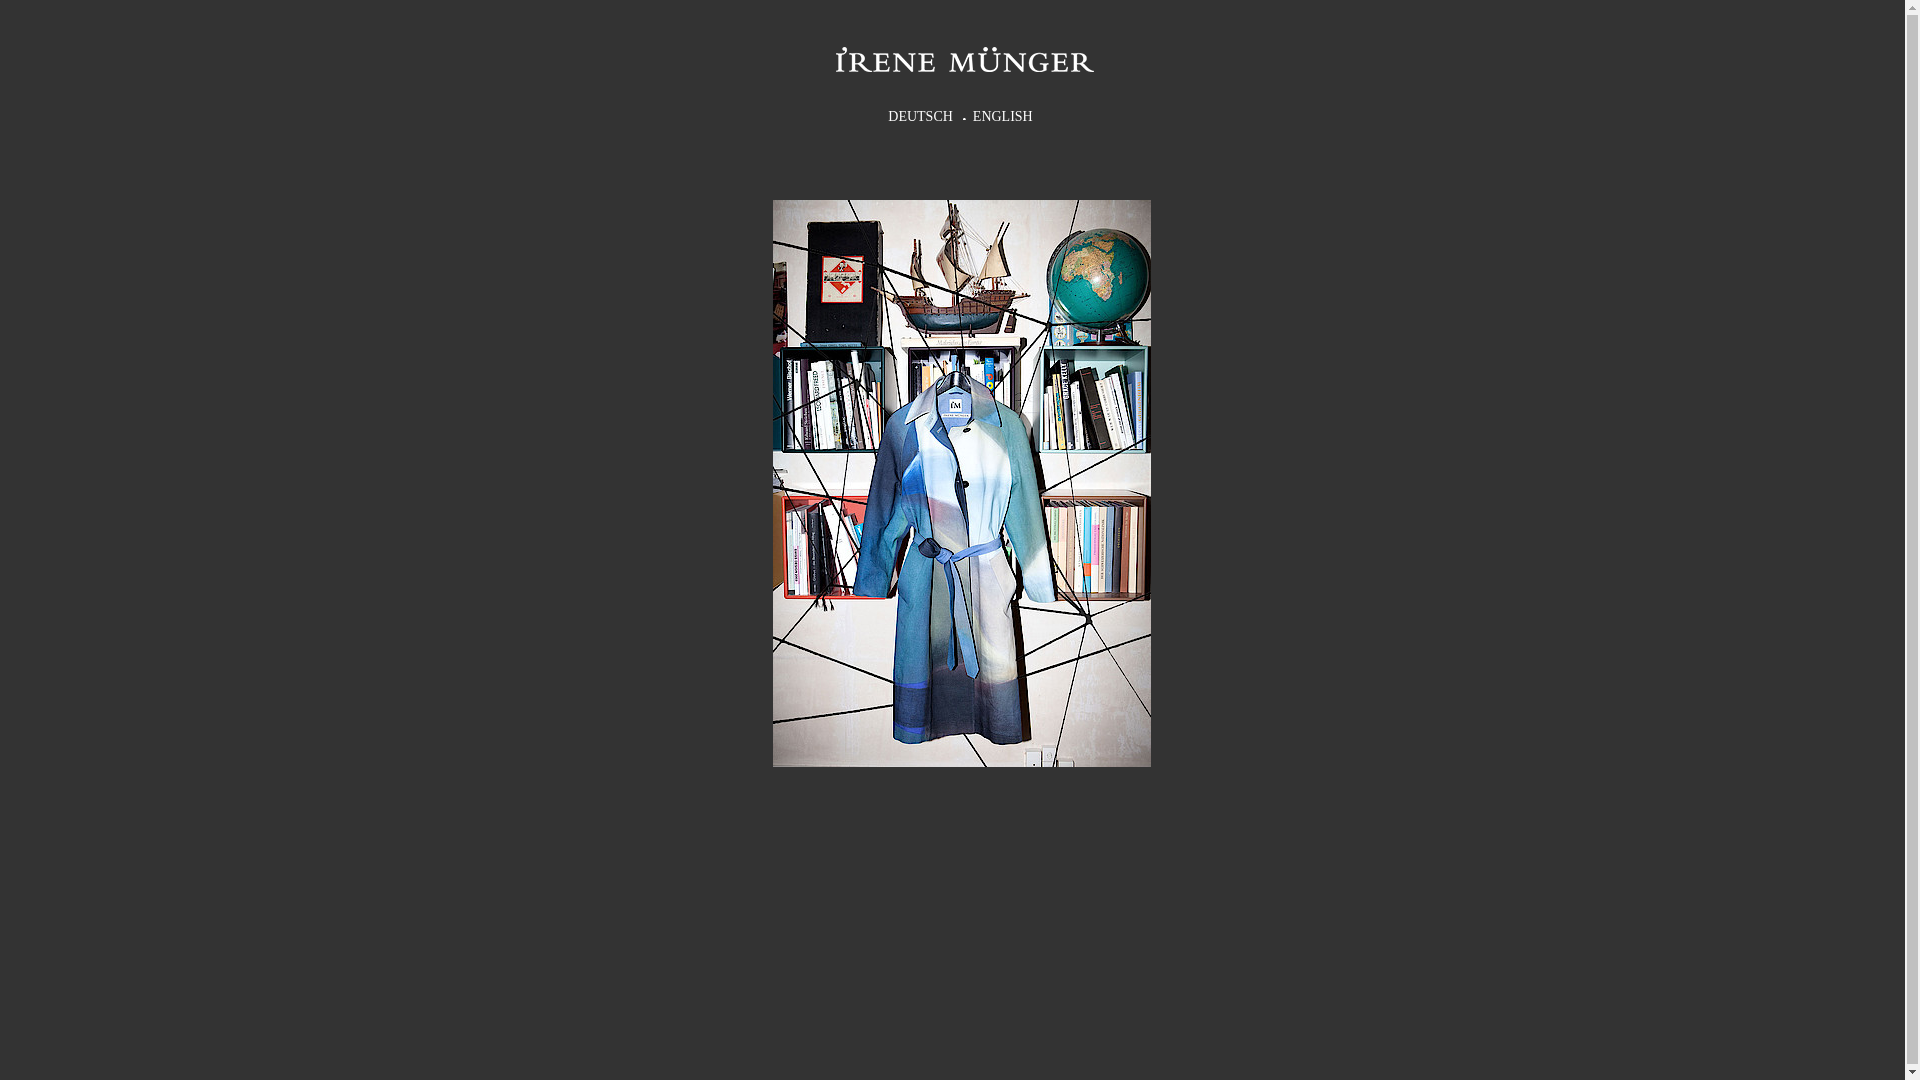  I want to click on 'ENGLISH', so click(1003, 112).